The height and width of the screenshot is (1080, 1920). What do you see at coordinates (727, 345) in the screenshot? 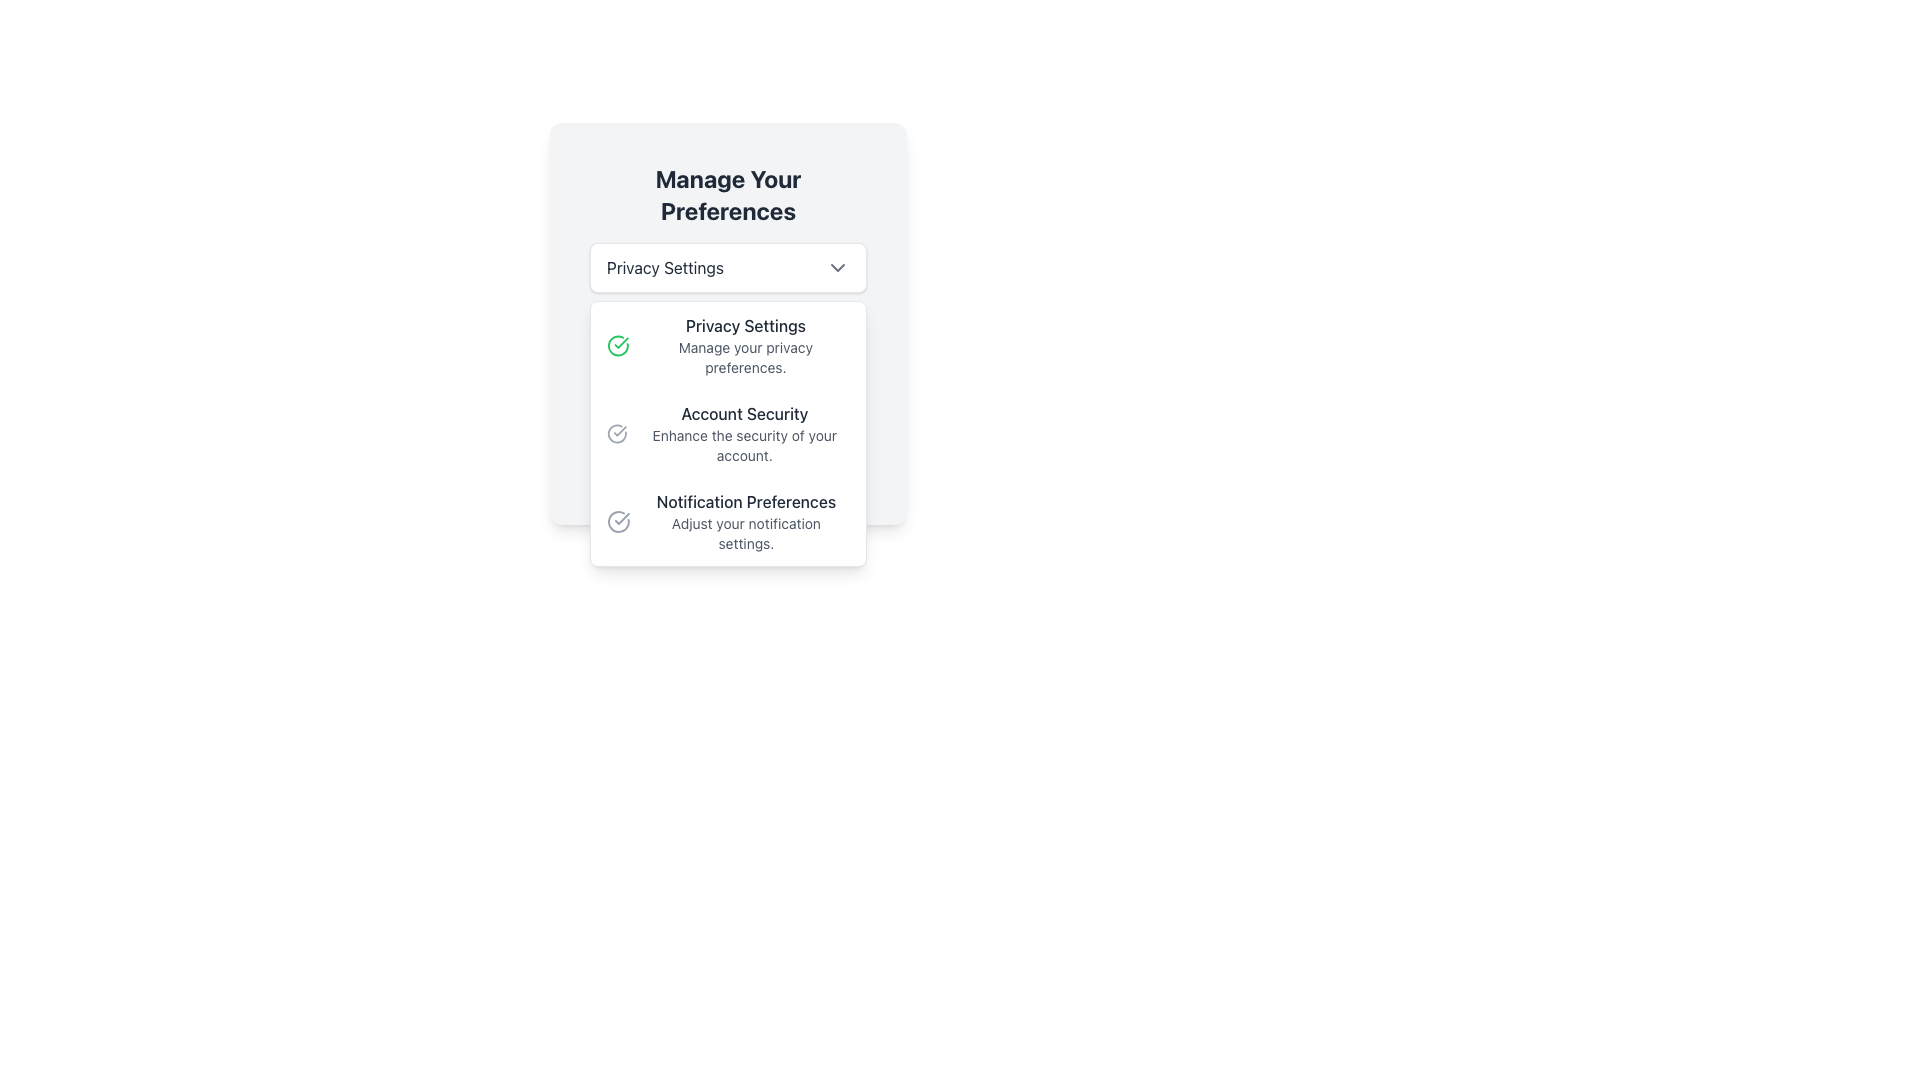
I see `interaction on the first list item titled 'Privacy Settings' which allows users to manage their privacy preferences` at bounding box center [727, 345].